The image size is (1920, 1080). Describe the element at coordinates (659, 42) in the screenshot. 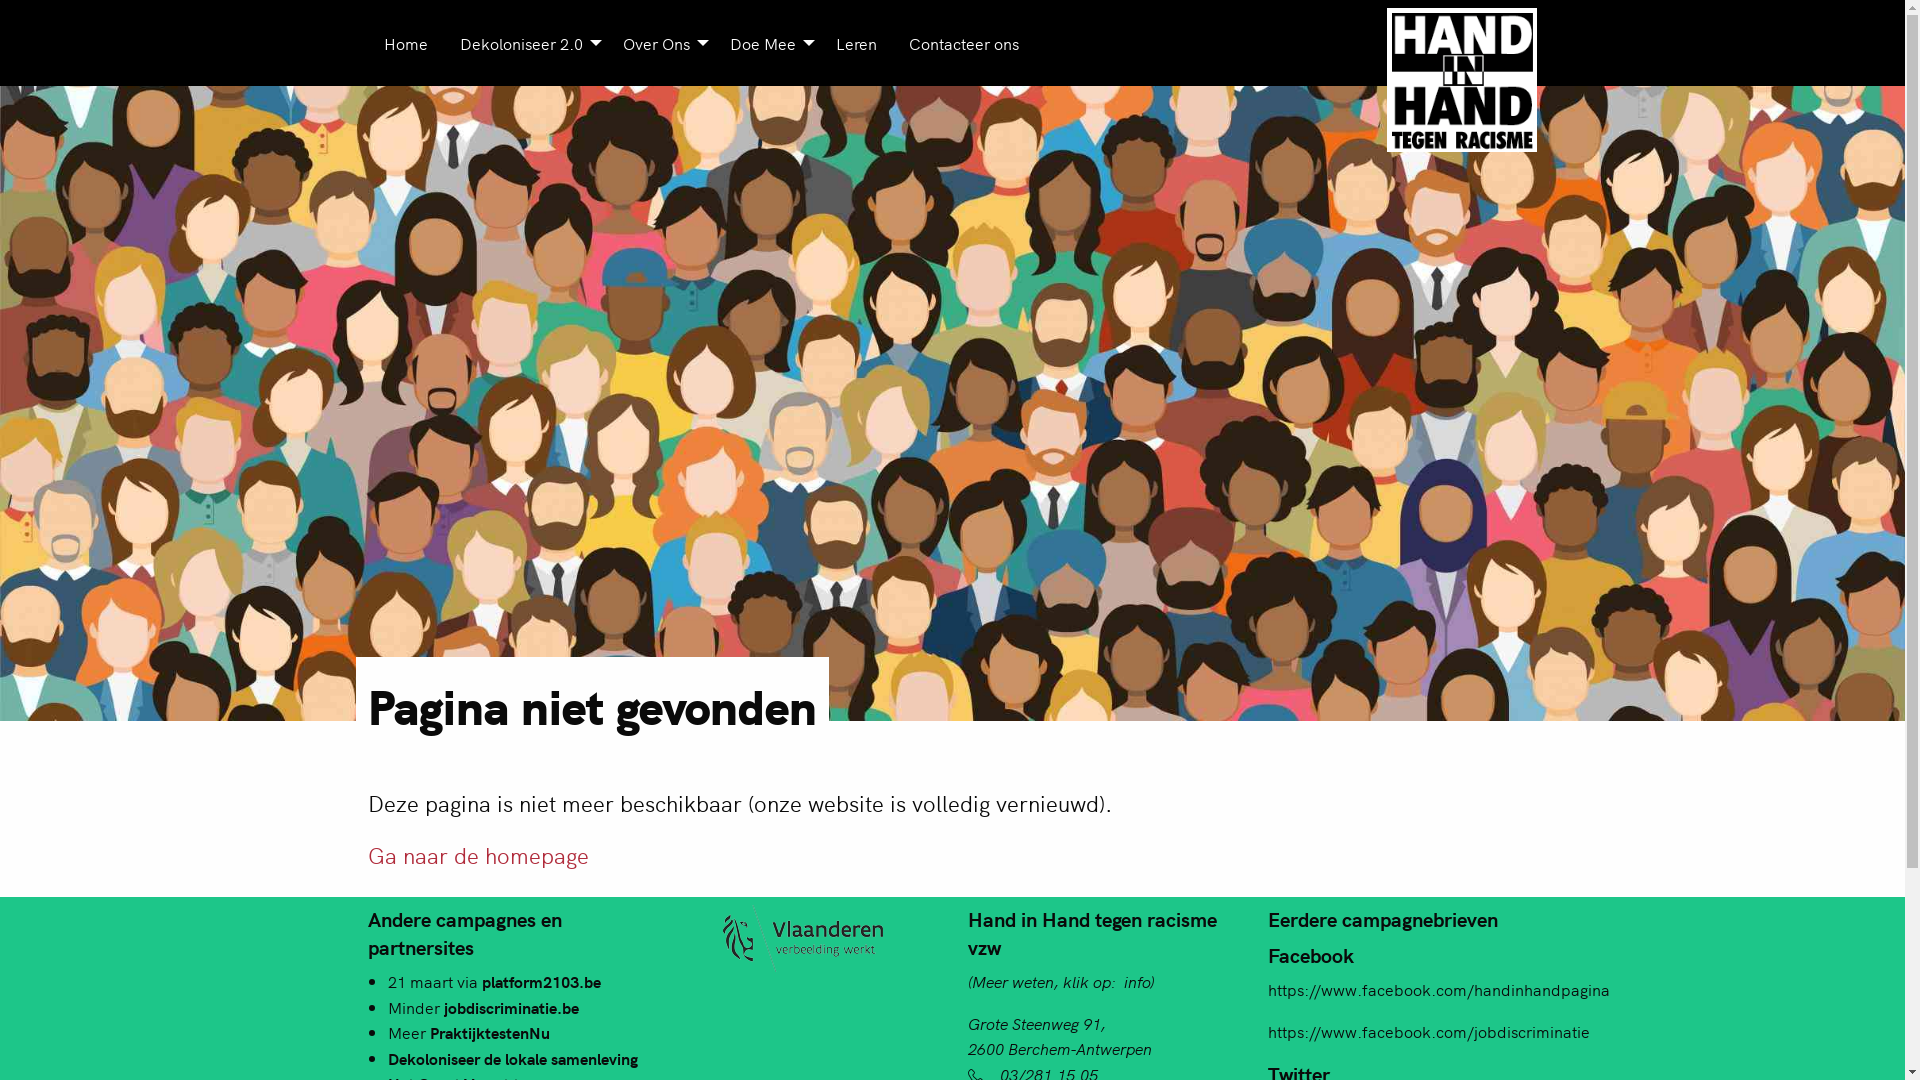

I see `'Over Ons'` at that location.